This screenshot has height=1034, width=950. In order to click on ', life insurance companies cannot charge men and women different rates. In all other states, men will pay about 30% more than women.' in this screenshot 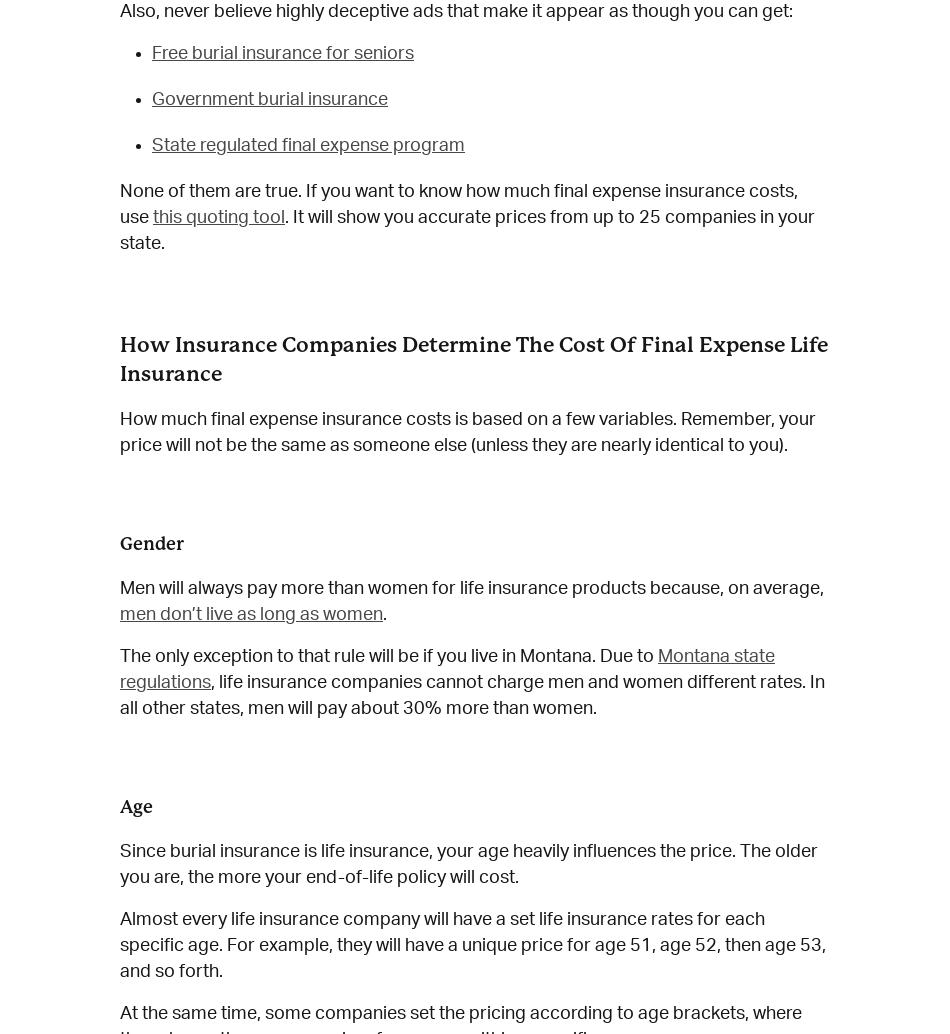, I will do `click(471, 695)`.